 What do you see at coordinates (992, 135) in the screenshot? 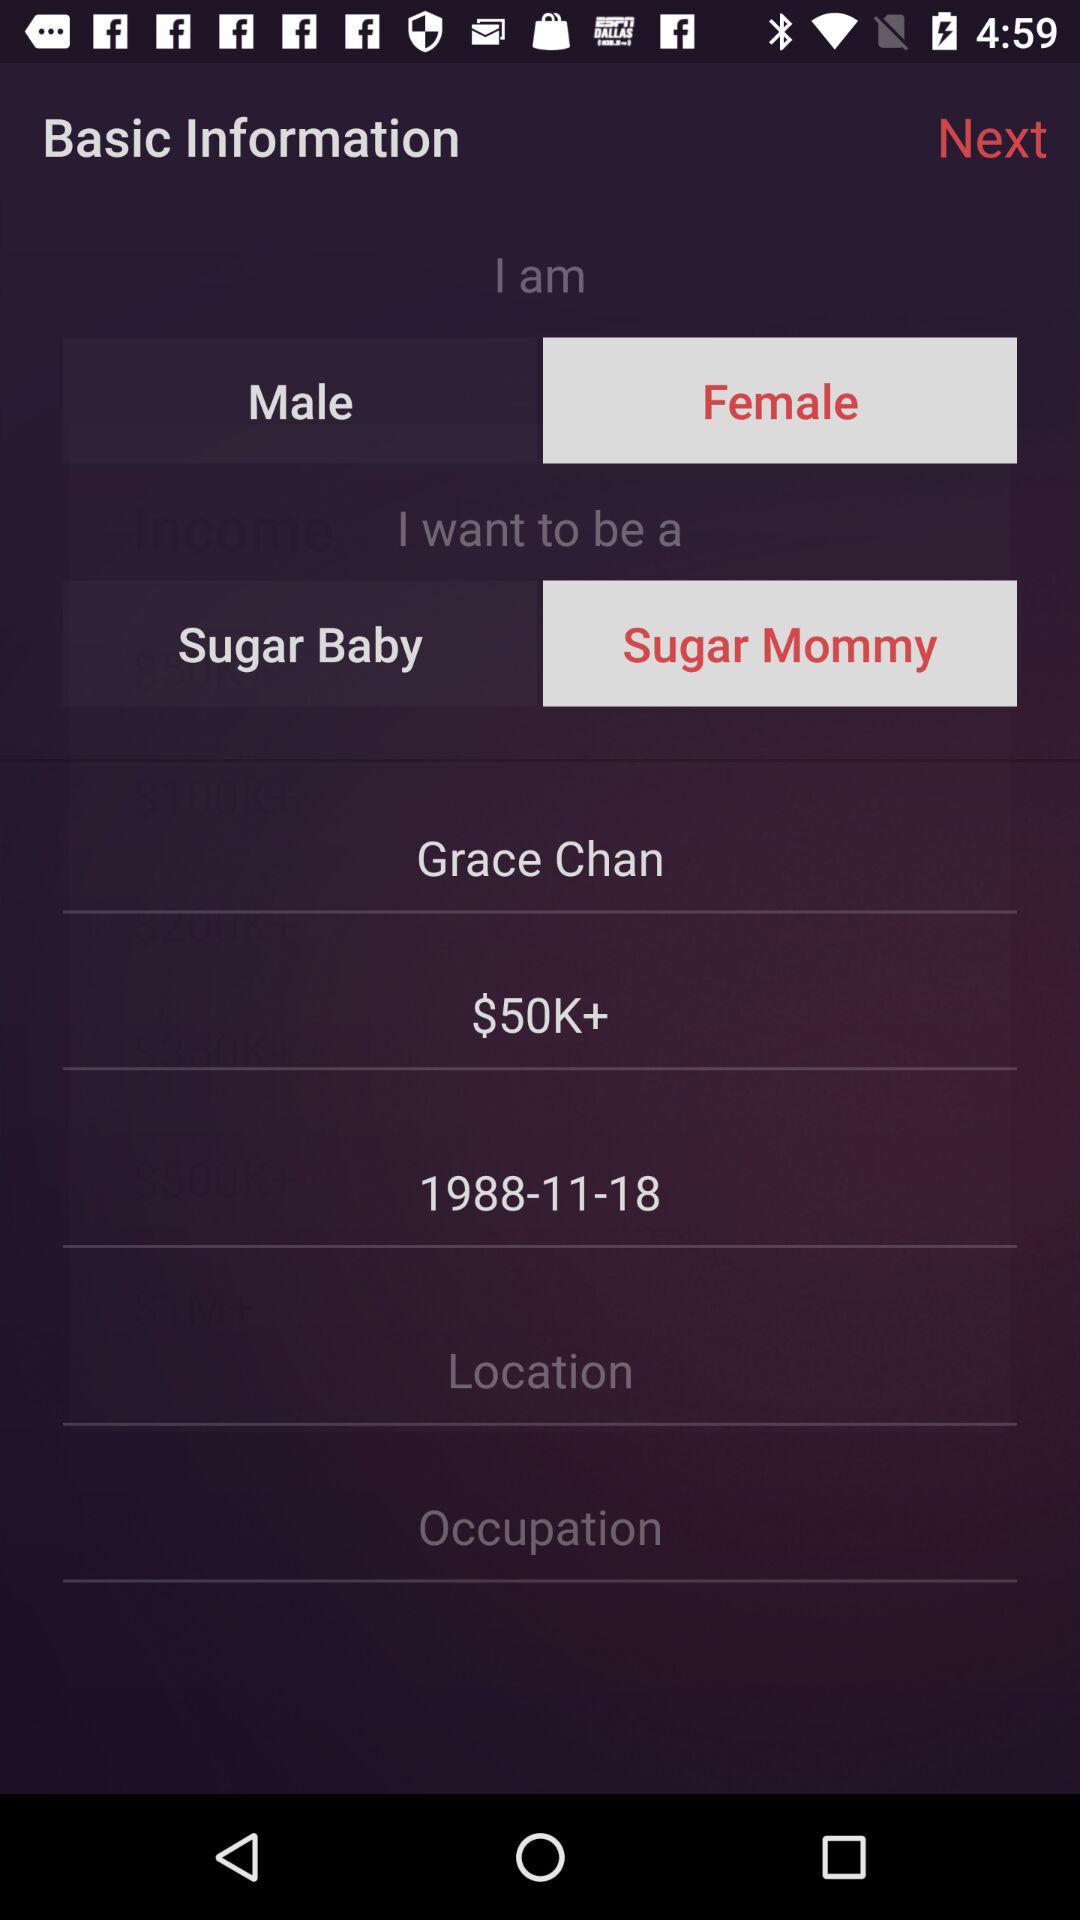
I see `next icon` at bounding box center [992, 135].